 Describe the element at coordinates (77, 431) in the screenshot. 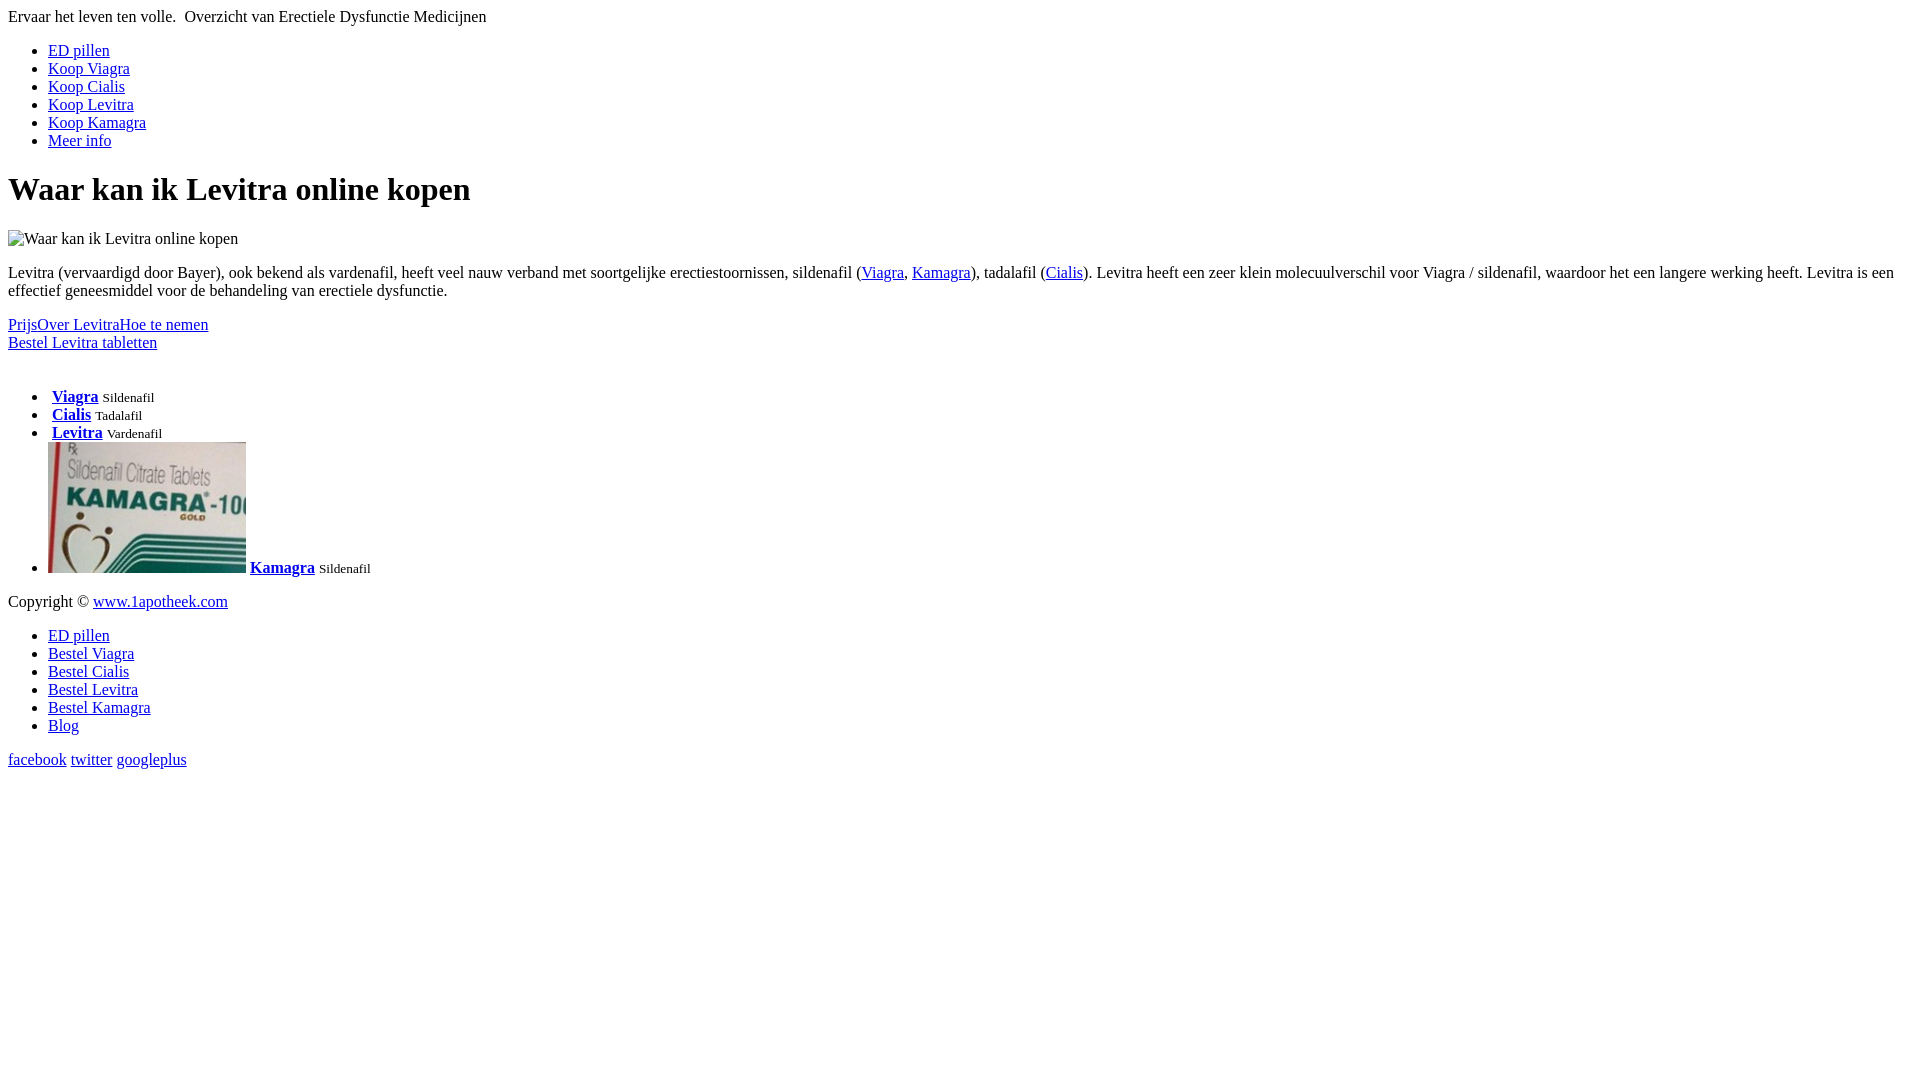

I see `'Levitra'` at that location.